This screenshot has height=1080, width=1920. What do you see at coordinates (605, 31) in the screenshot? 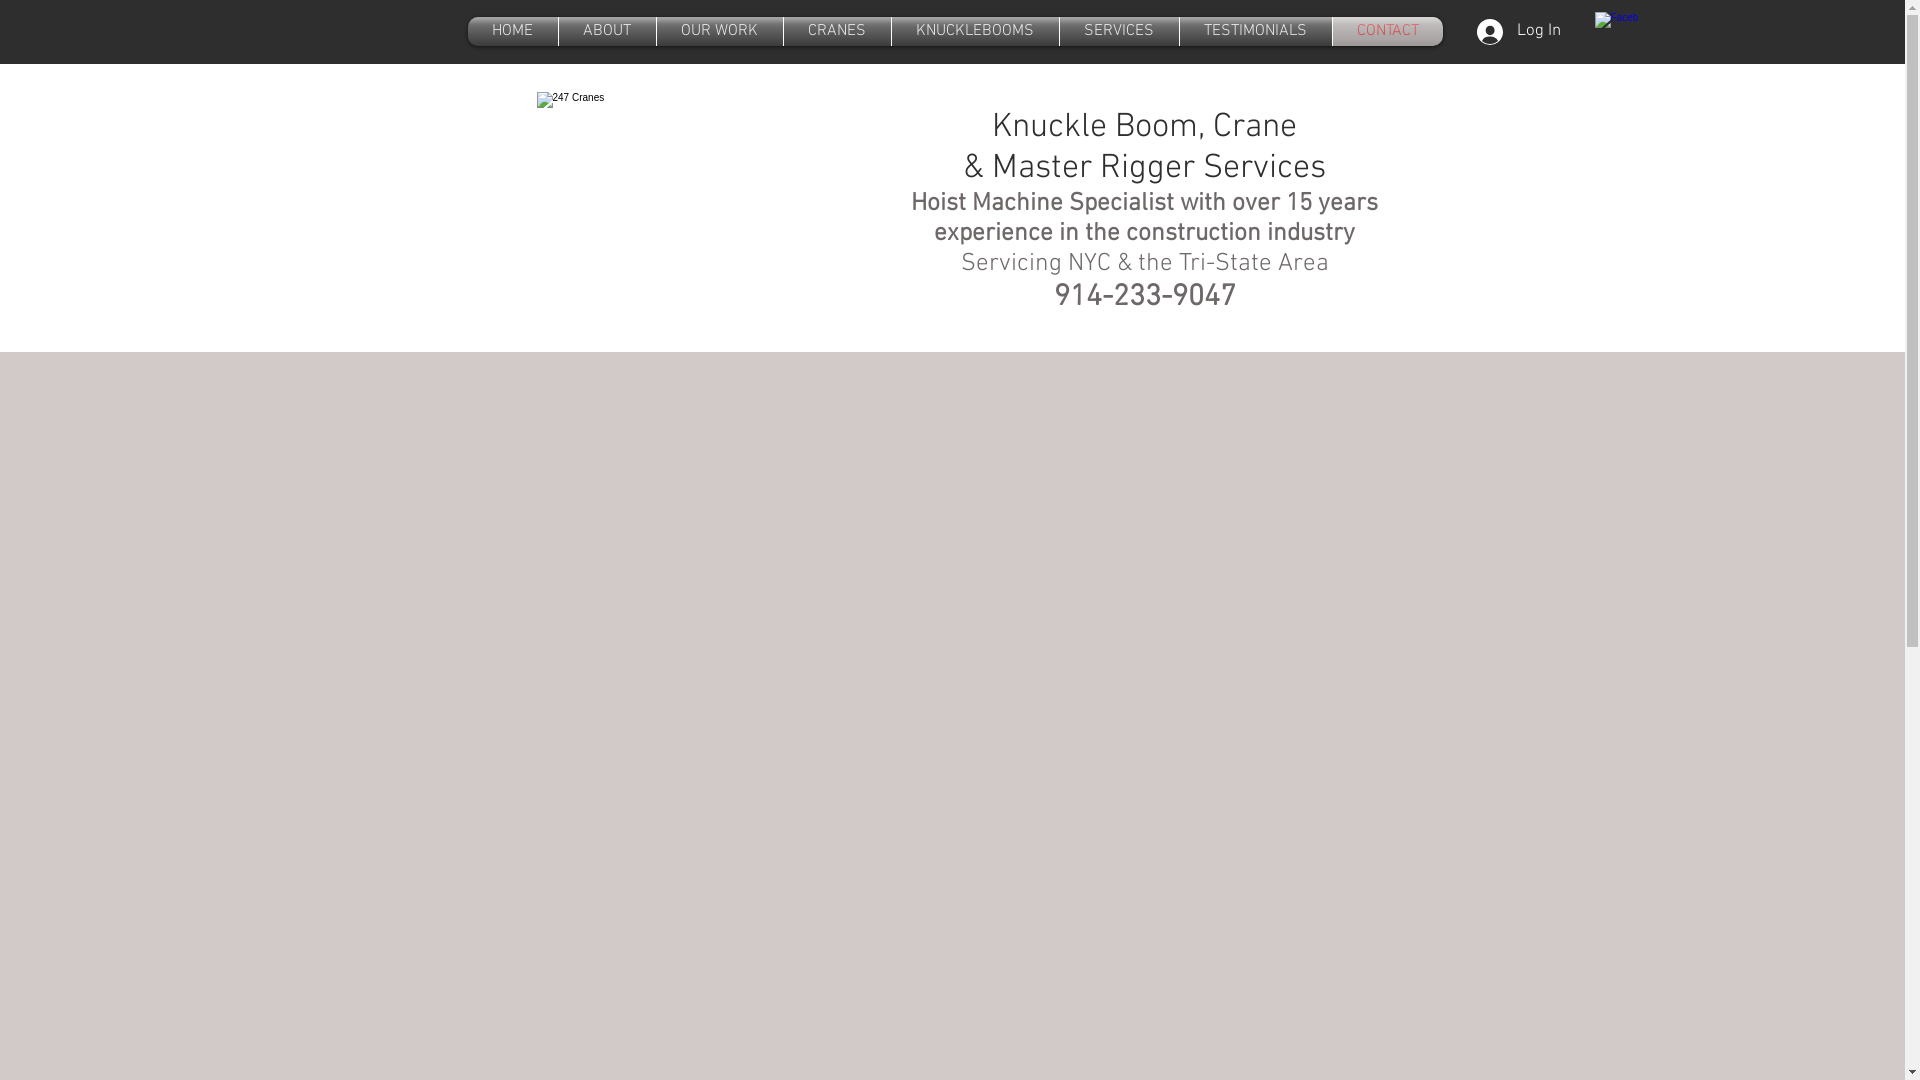
I see `'ABOUT'` at bounding box center [605, 31].